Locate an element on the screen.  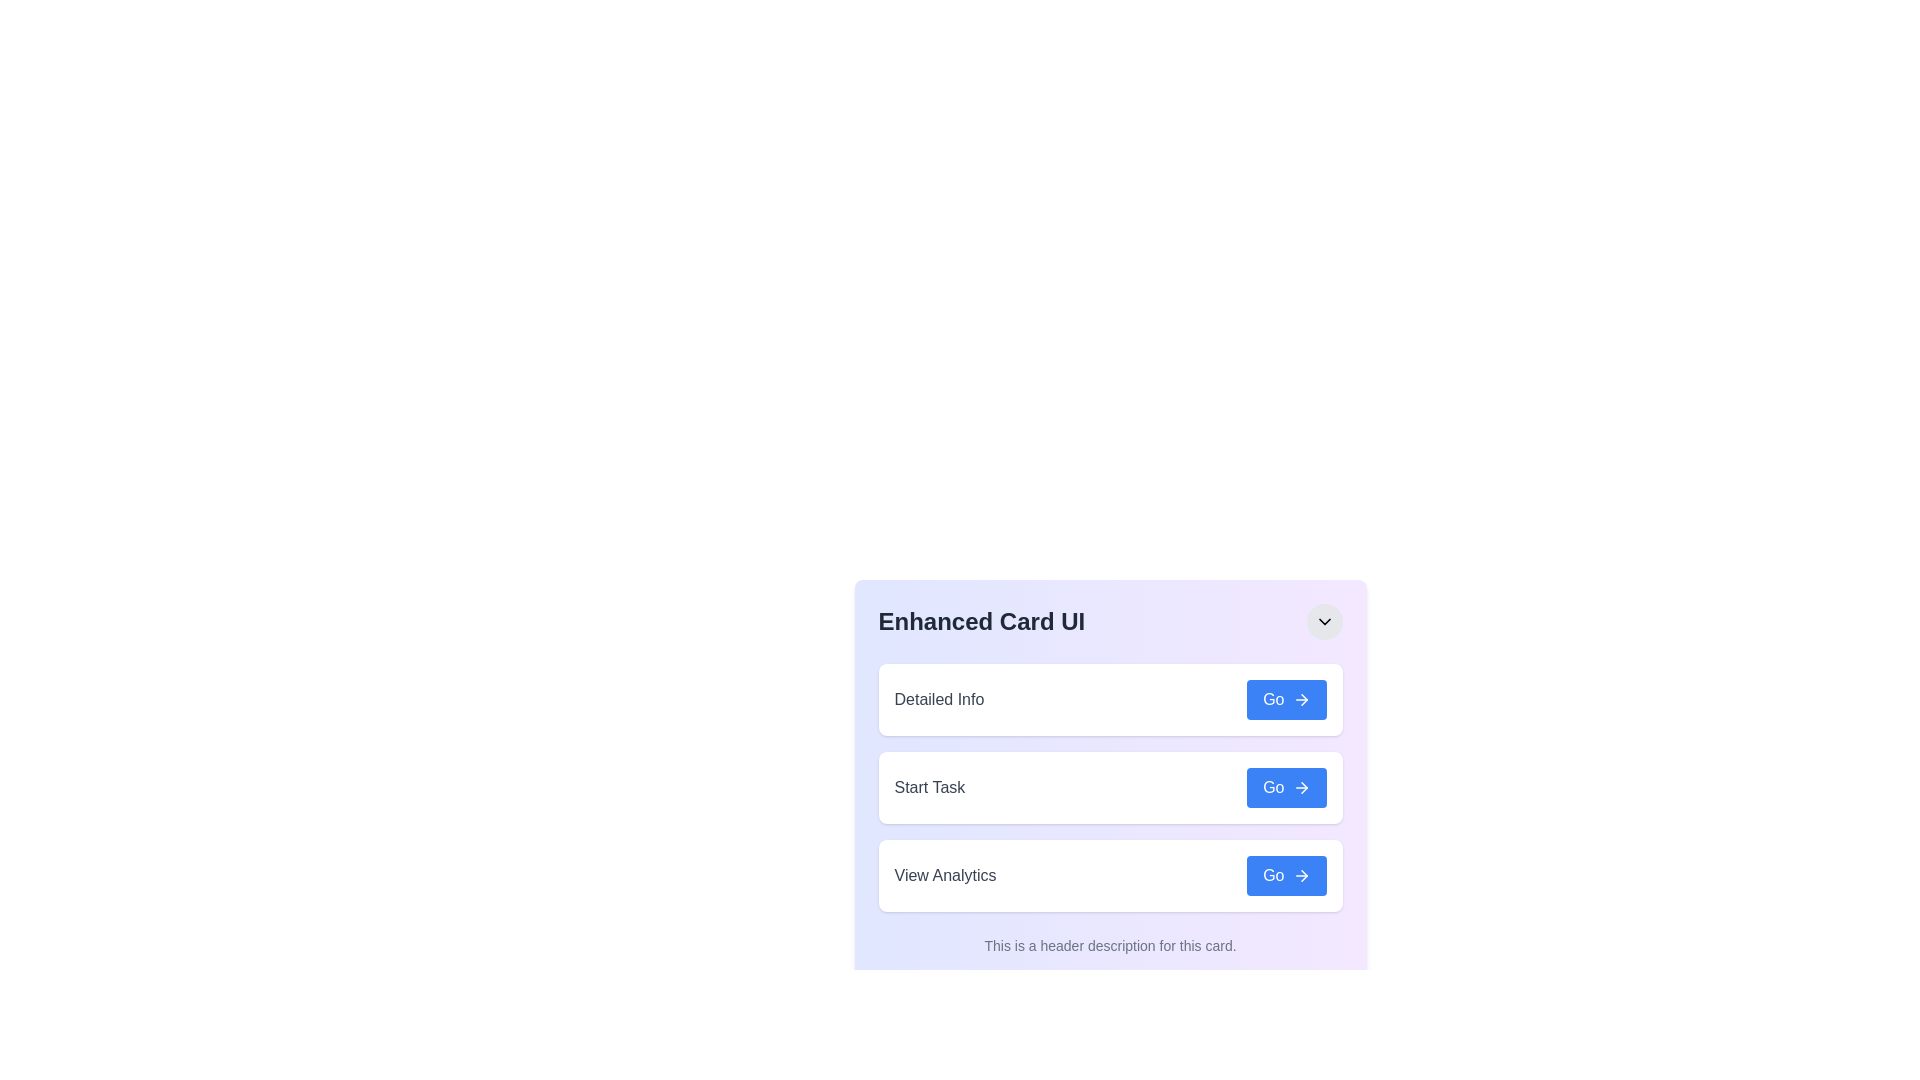
the 'Go' button that contains a right-arrow icon, located in the second row of the options list, next to 'Start Task' is located at coordinates (1304, 786).